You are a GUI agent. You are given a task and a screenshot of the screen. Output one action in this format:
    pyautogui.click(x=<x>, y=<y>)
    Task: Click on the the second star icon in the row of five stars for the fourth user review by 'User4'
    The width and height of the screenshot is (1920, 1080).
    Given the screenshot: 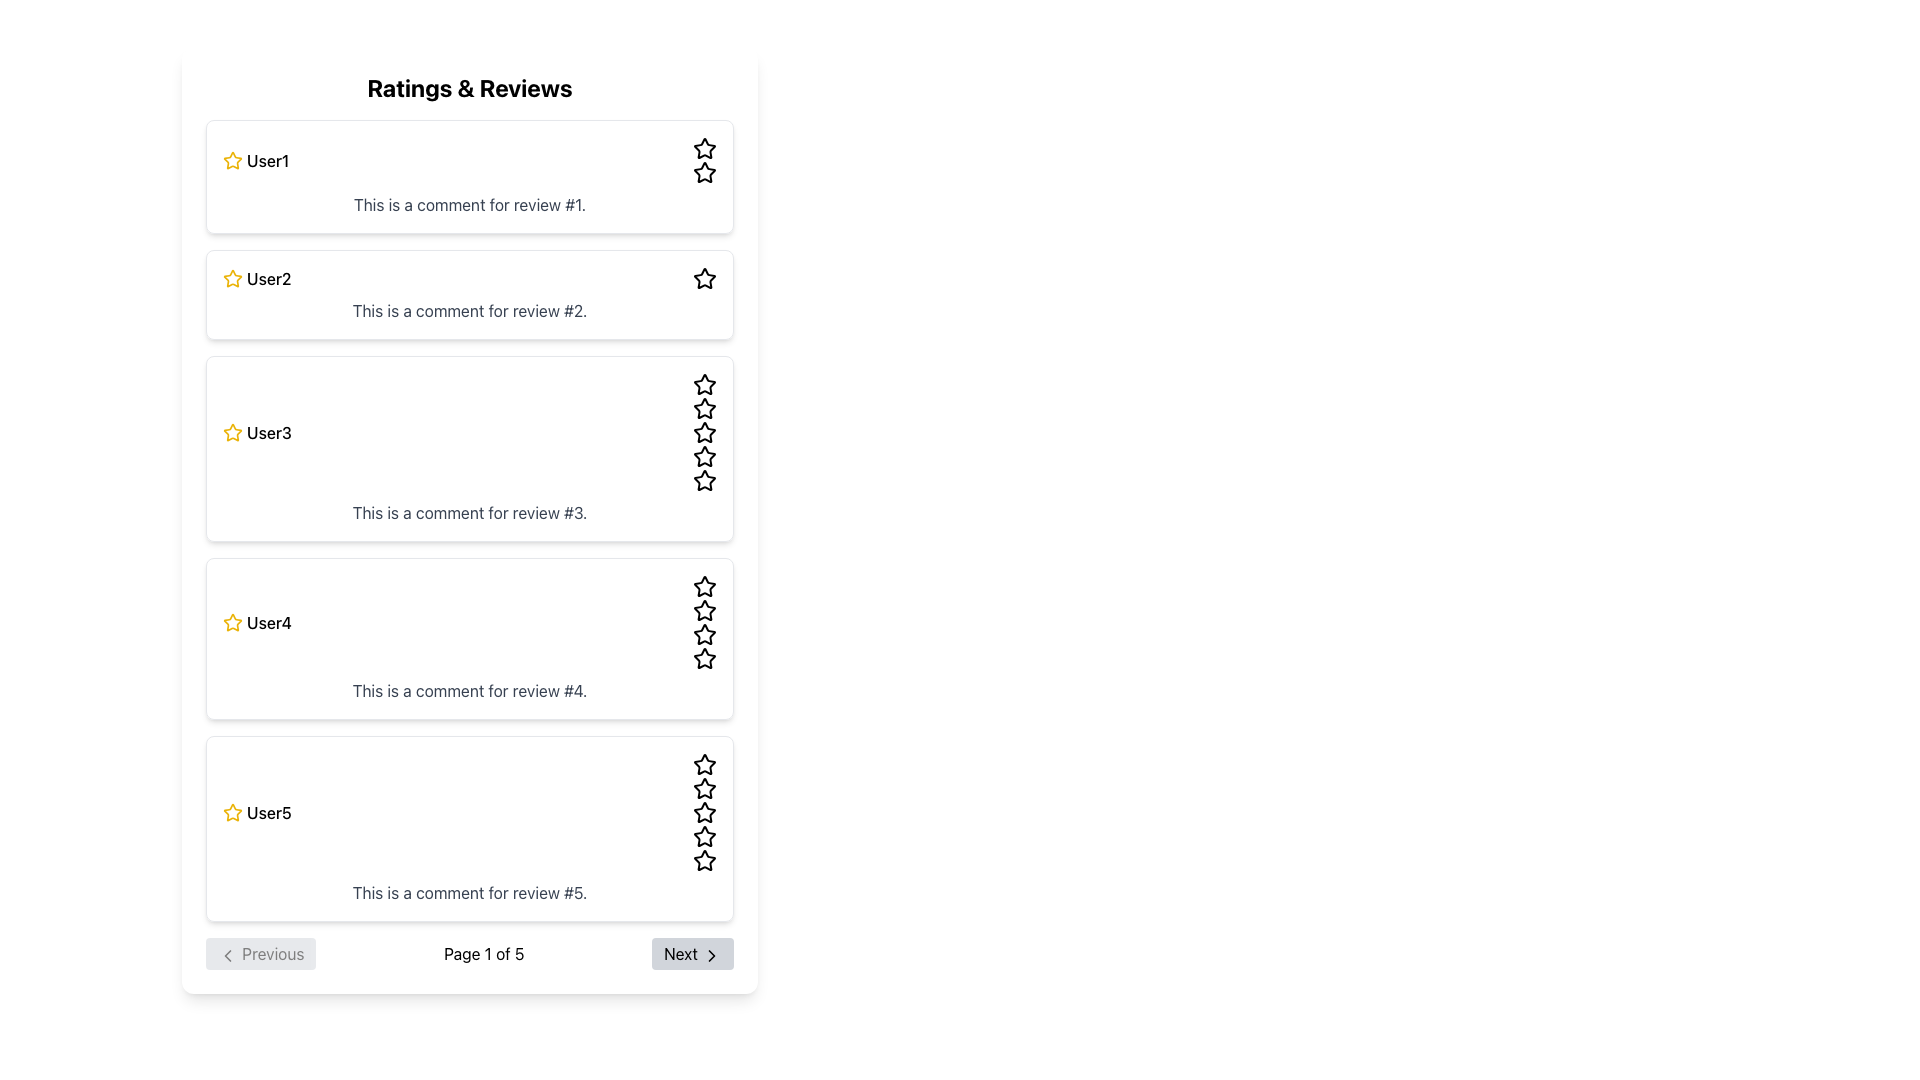 What is the action you would take?
    pyautogui.click(x=705, y=634)
    